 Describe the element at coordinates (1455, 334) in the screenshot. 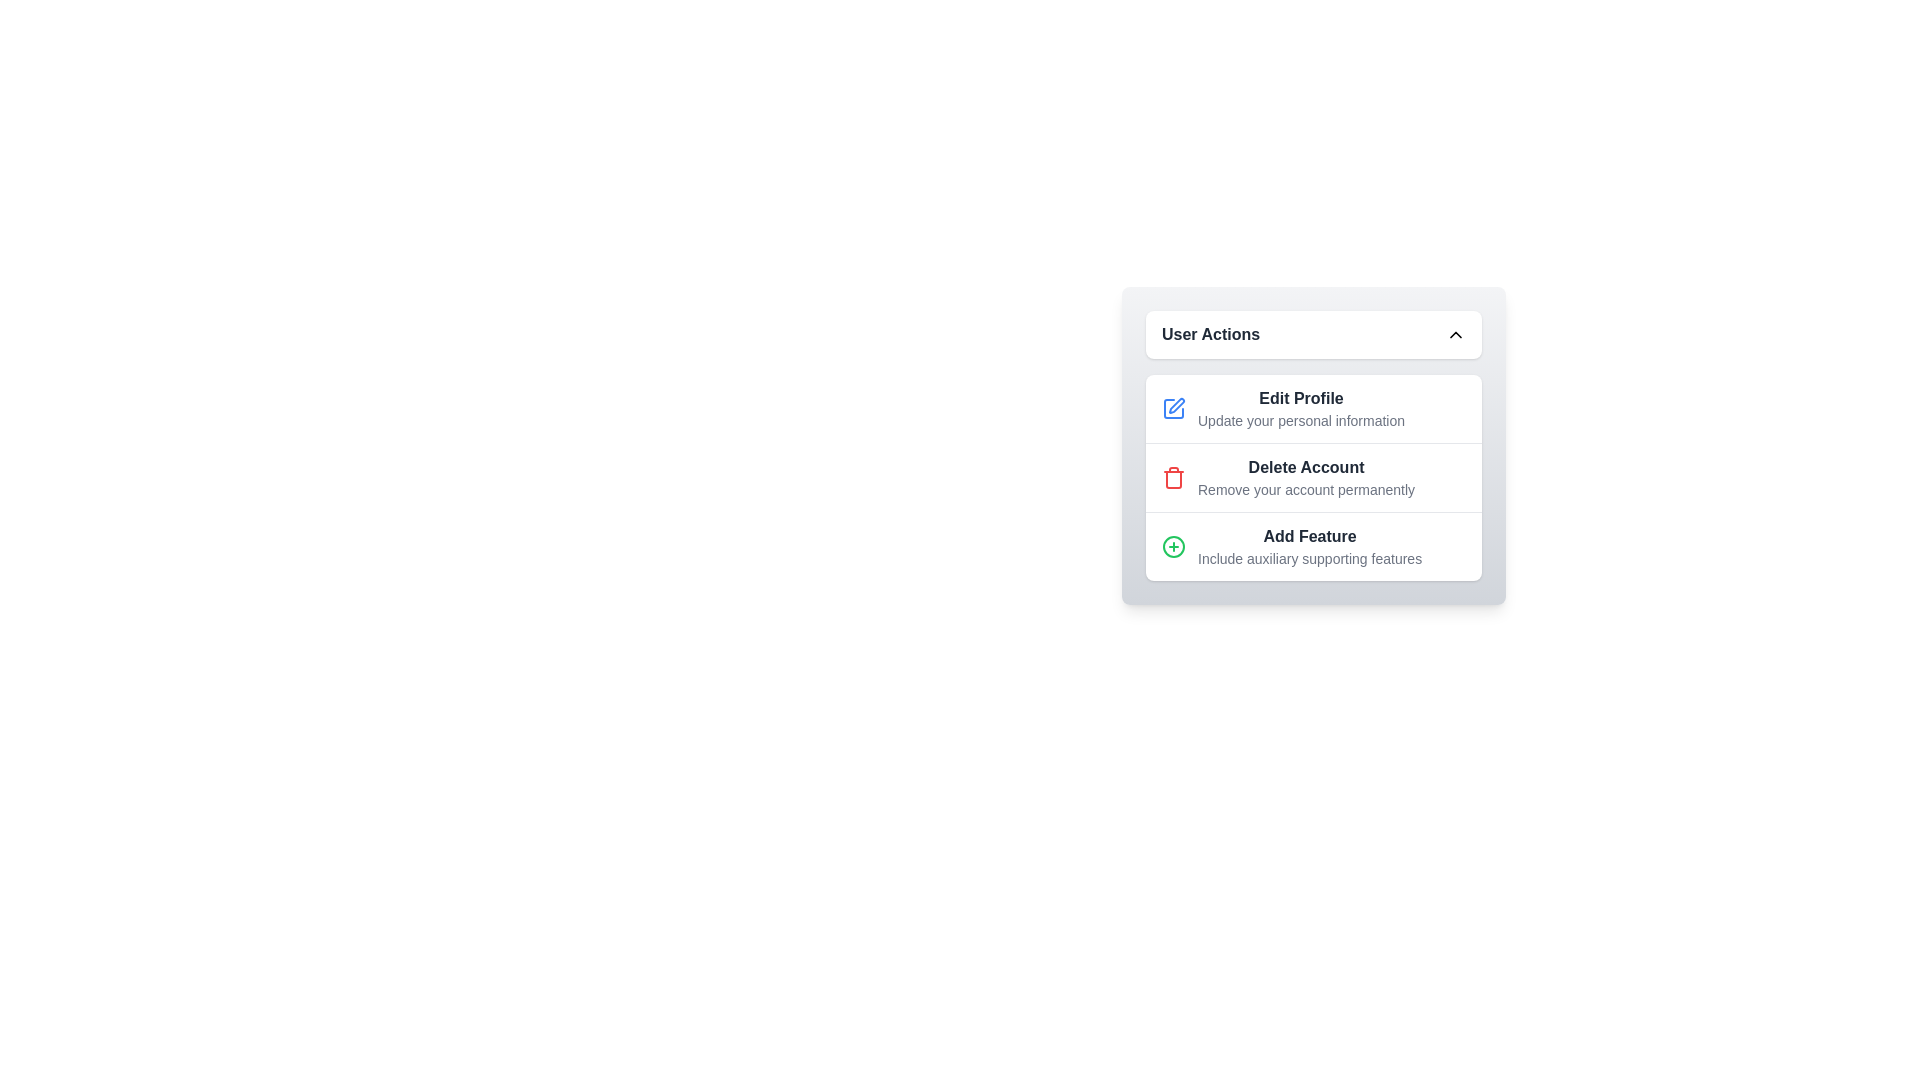

I see `the small upward-pointing arrow icon located inside the white rounded box labeled 'User Actions'` at that location.